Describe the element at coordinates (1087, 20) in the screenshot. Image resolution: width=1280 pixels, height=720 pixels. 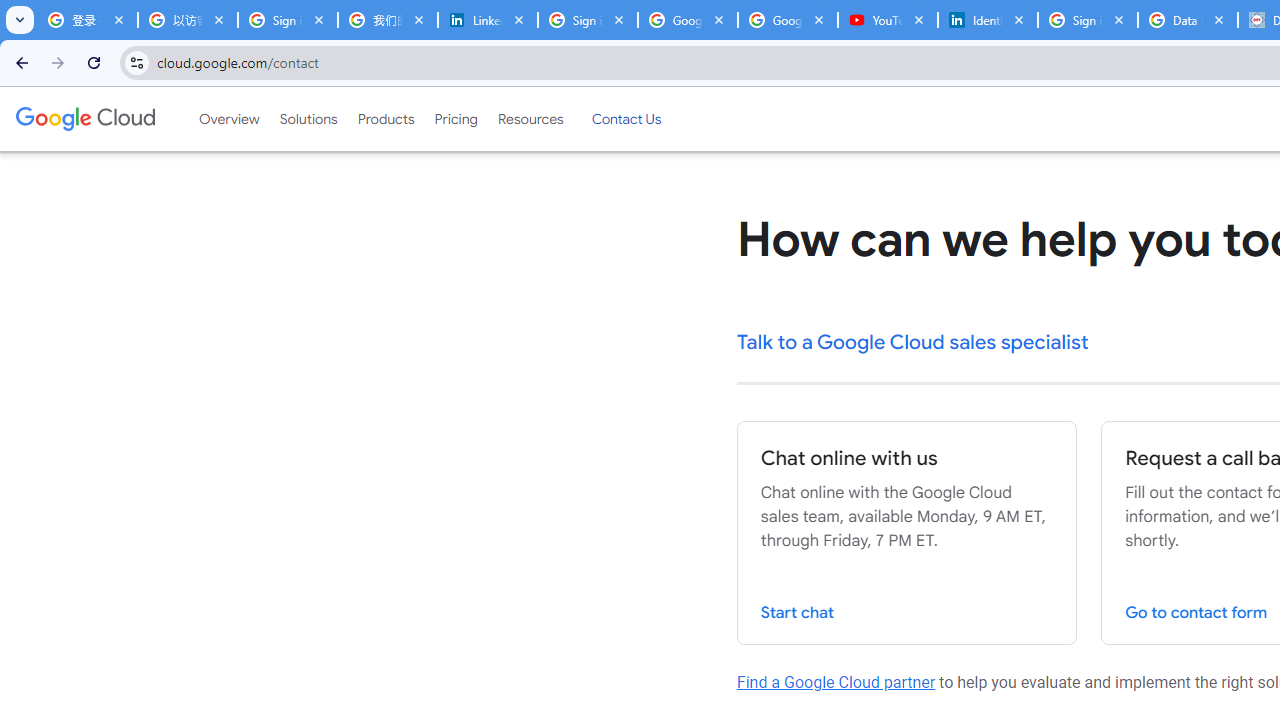
I see `'Sign in - Google Accounts'` at that location.